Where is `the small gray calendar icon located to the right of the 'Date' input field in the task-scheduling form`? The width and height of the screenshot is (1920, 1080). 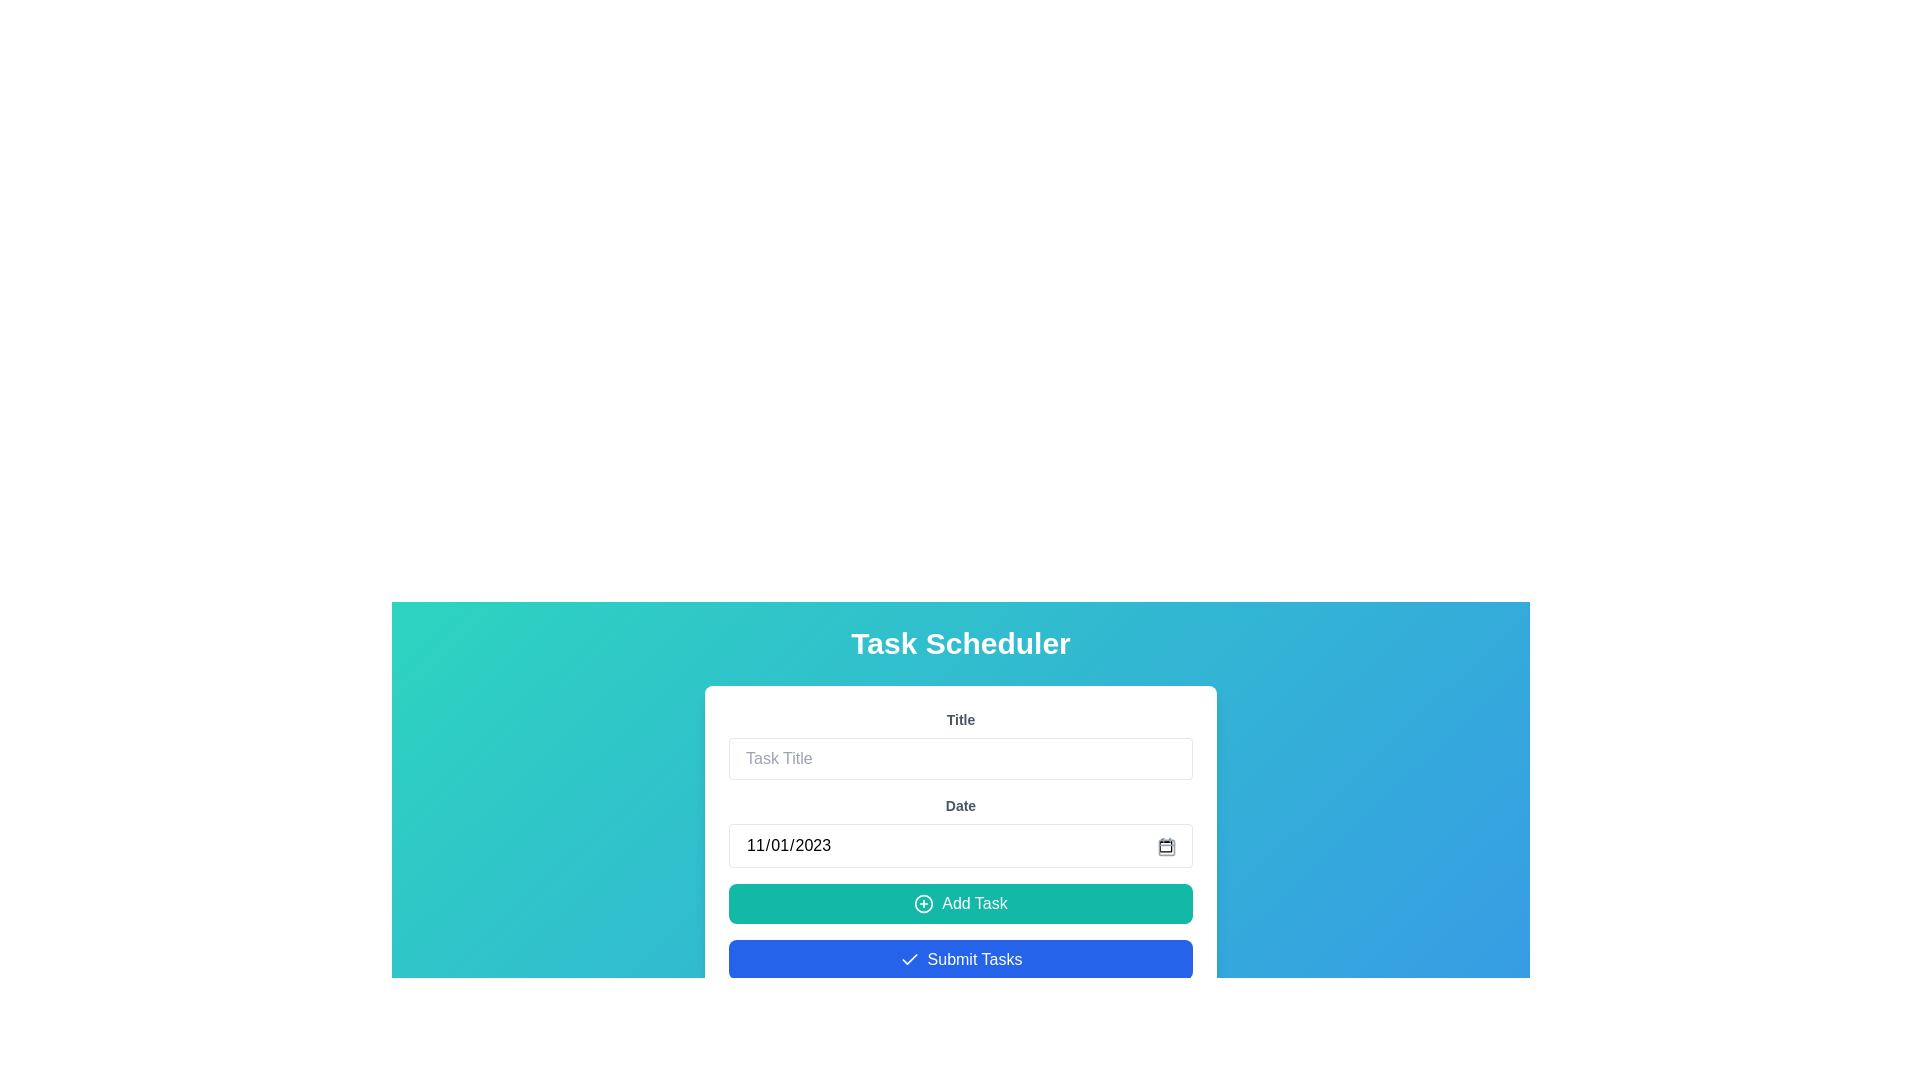
the small gray calendar icon located to the right of the 'Date' input field in the task-scheduling form is located at coordinates (1166, 845).